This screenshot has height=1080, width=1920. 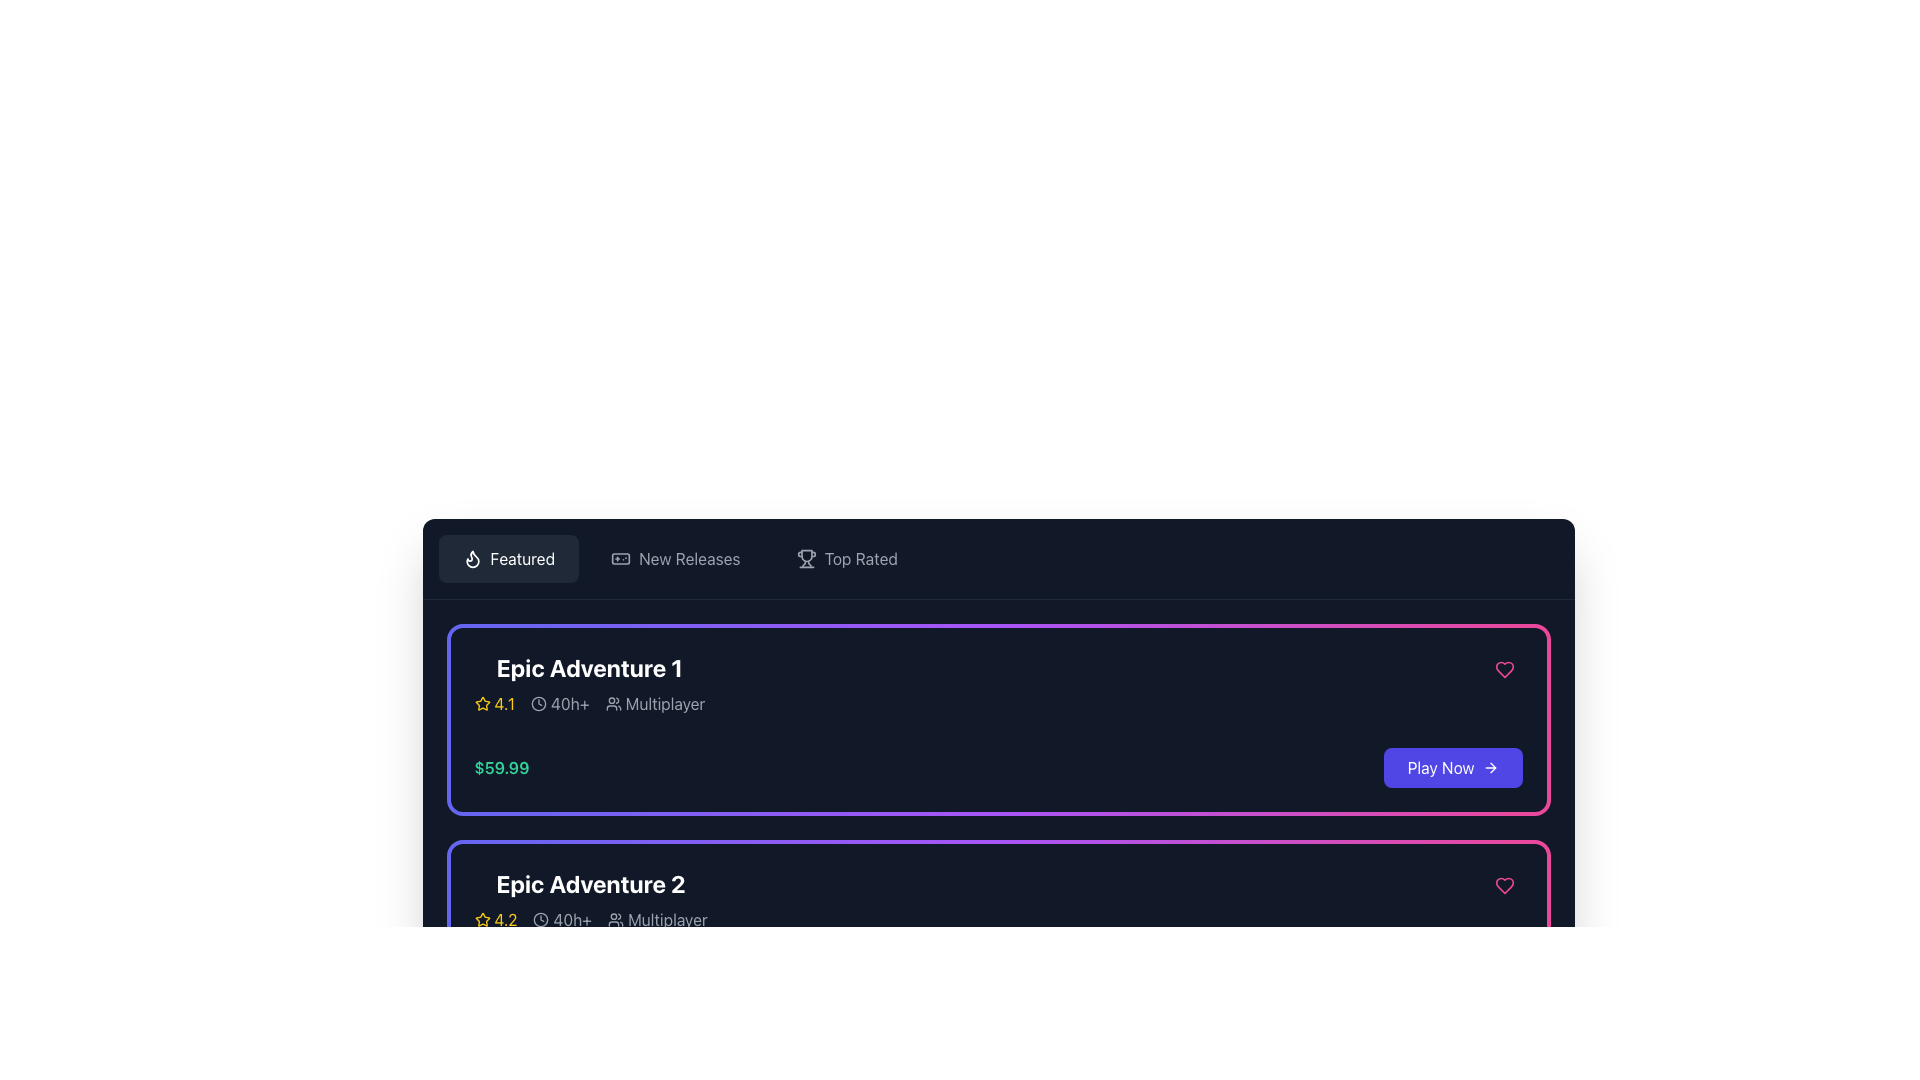 I want to click on the progression icon located at the right end of the 'Play Now' button, which invites users to proceed to gameplay, so click(x=1490, y=766).